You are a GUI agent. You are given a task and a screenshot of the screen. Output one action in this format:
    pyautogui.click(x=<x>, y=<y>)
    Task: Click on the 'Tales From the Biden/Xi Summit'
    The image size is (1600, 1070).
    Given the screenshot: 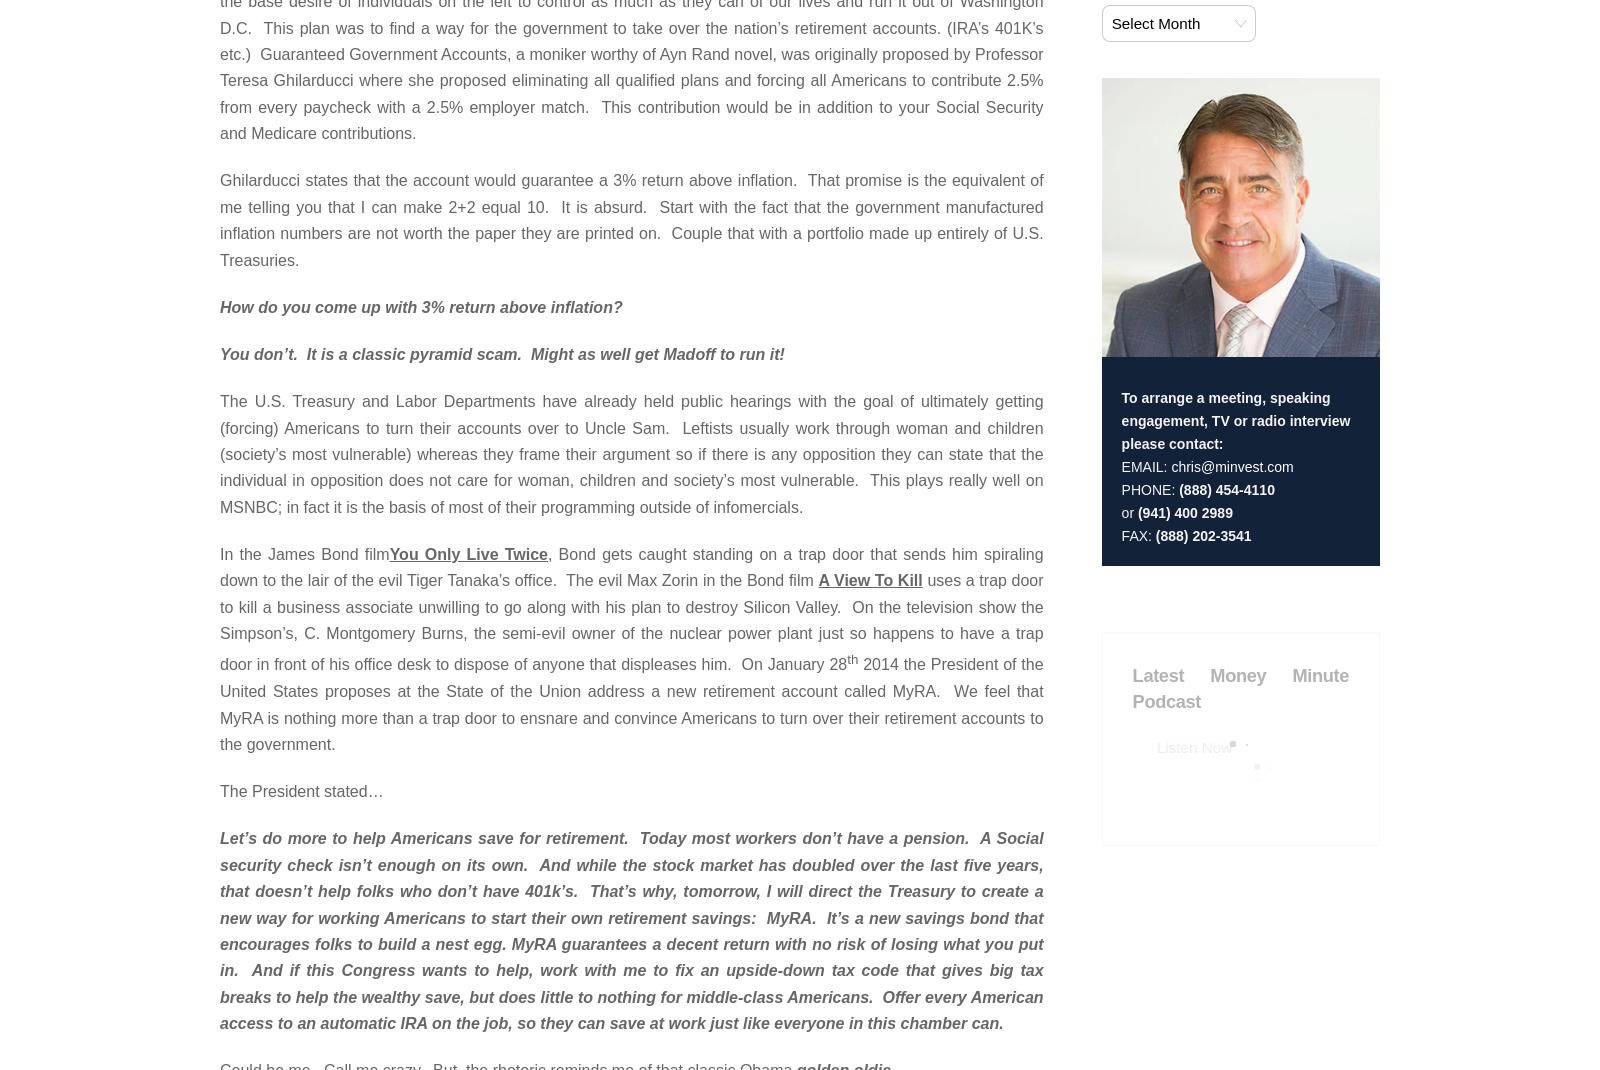 What is the action you would take?
    pyautogui.click(x=907, y=213)
    